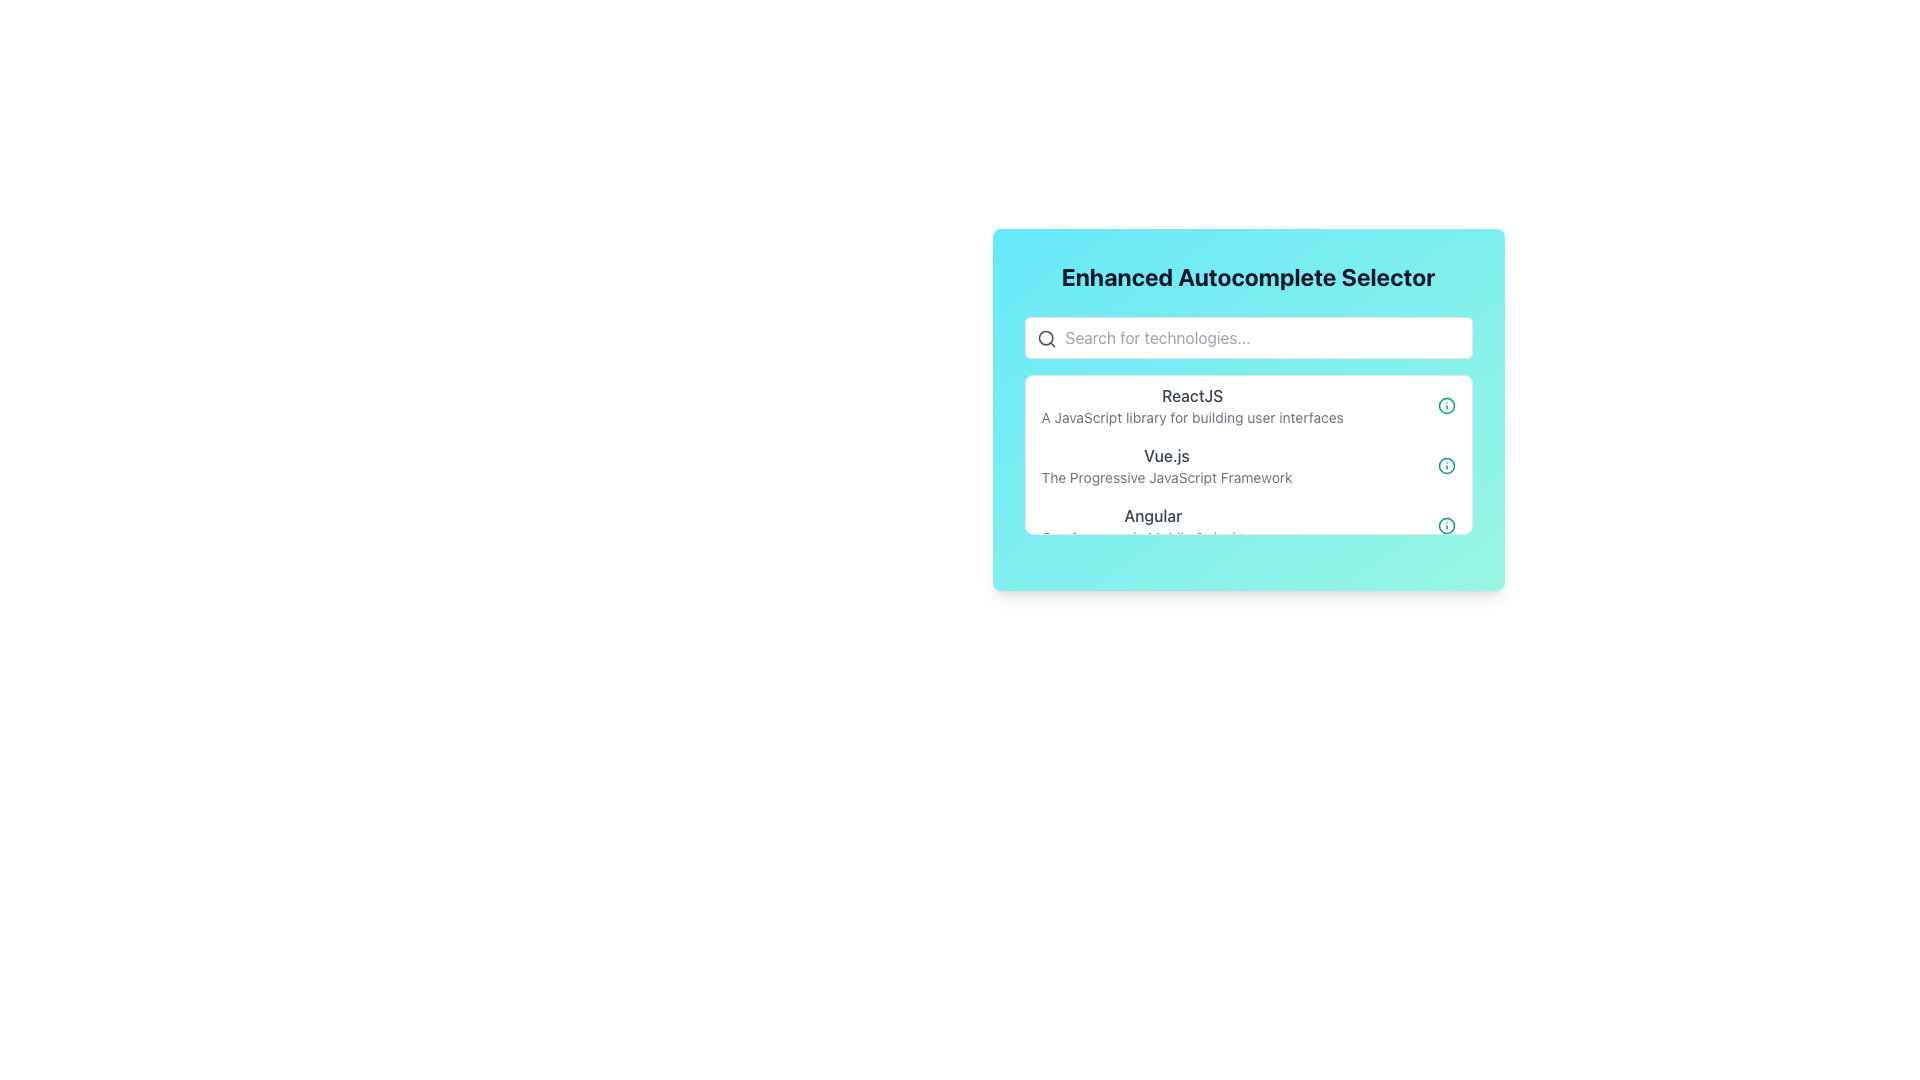  I want to click on the teal circular icon with an 'i' in the center, located at the right end of the row labeled 'Vue.js - The Progressive JavaScript Framework', so click(1446, 466).